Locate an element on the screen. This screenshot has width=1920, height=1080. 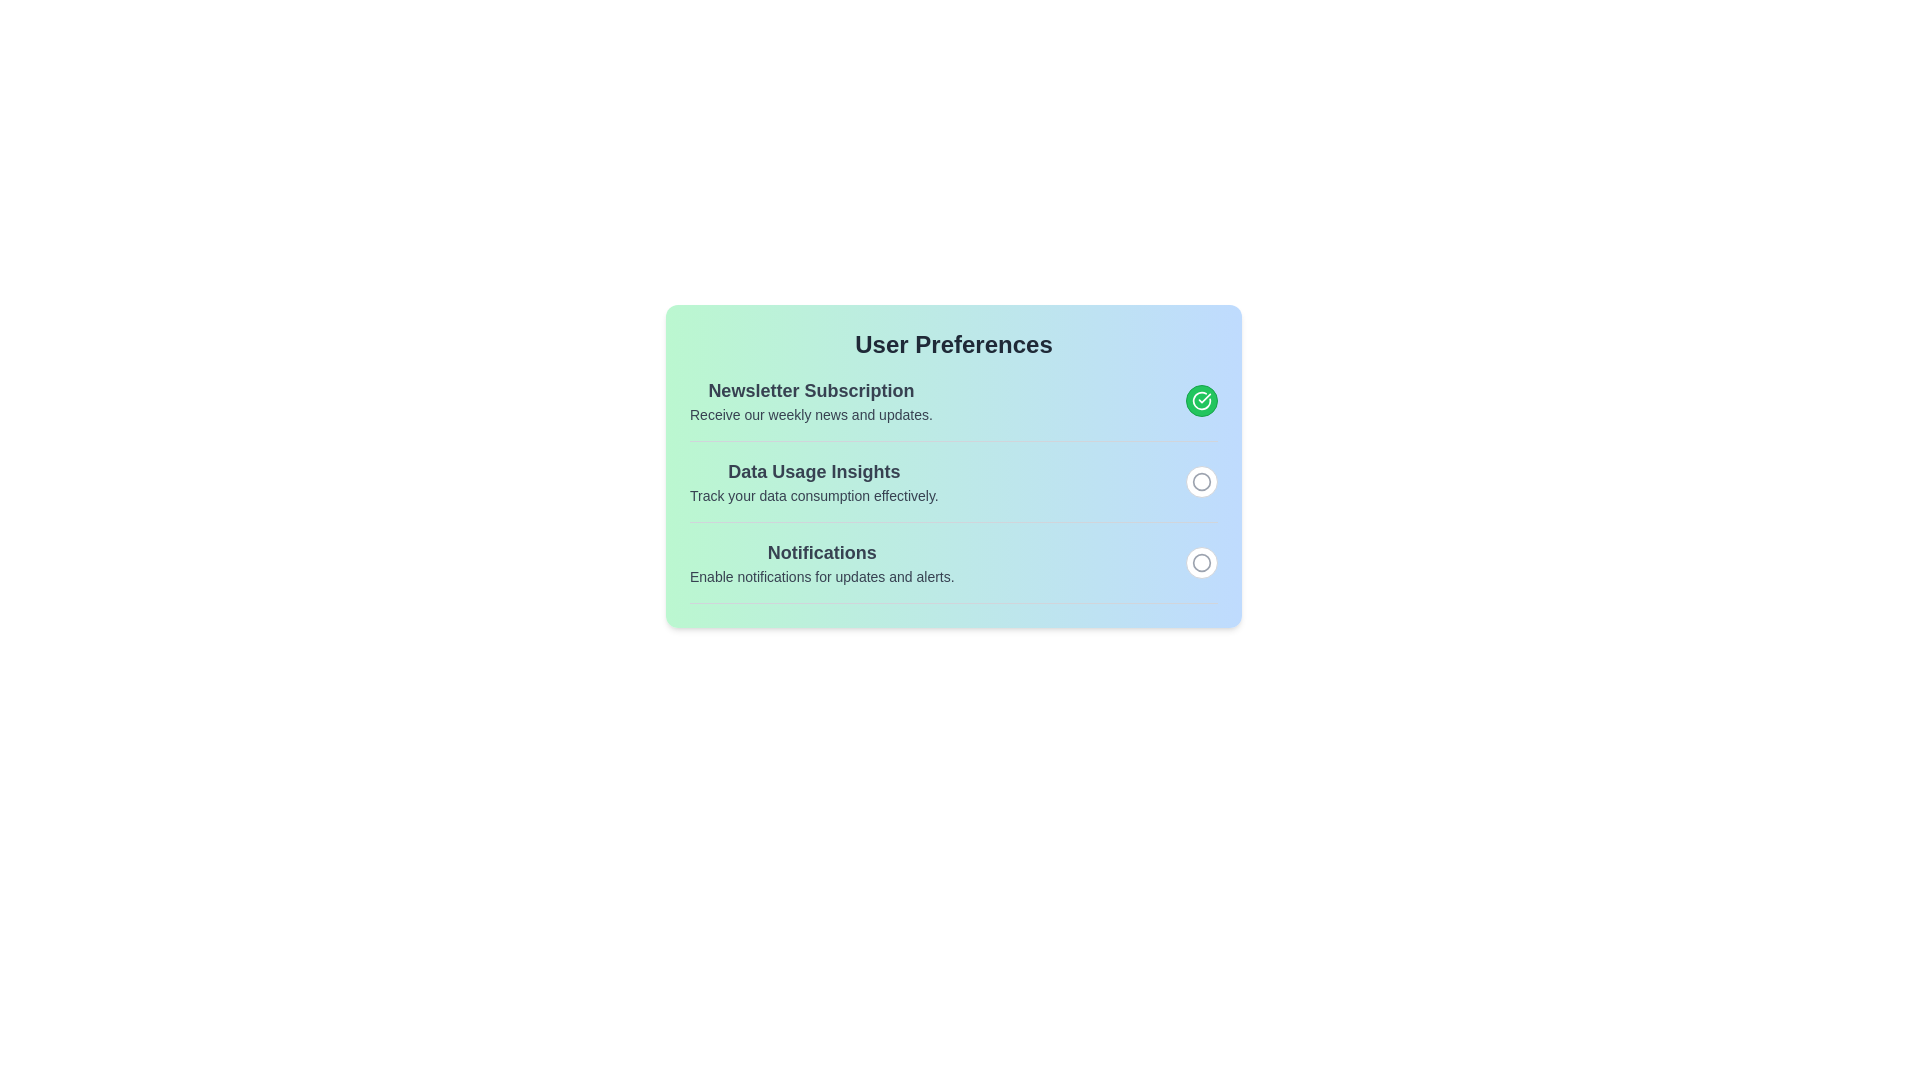
the 'Newsletter Subscription' label that contains the text in bold and larger font, positioned at the upper portion of the settings layout is located at coordinates (811, 401).